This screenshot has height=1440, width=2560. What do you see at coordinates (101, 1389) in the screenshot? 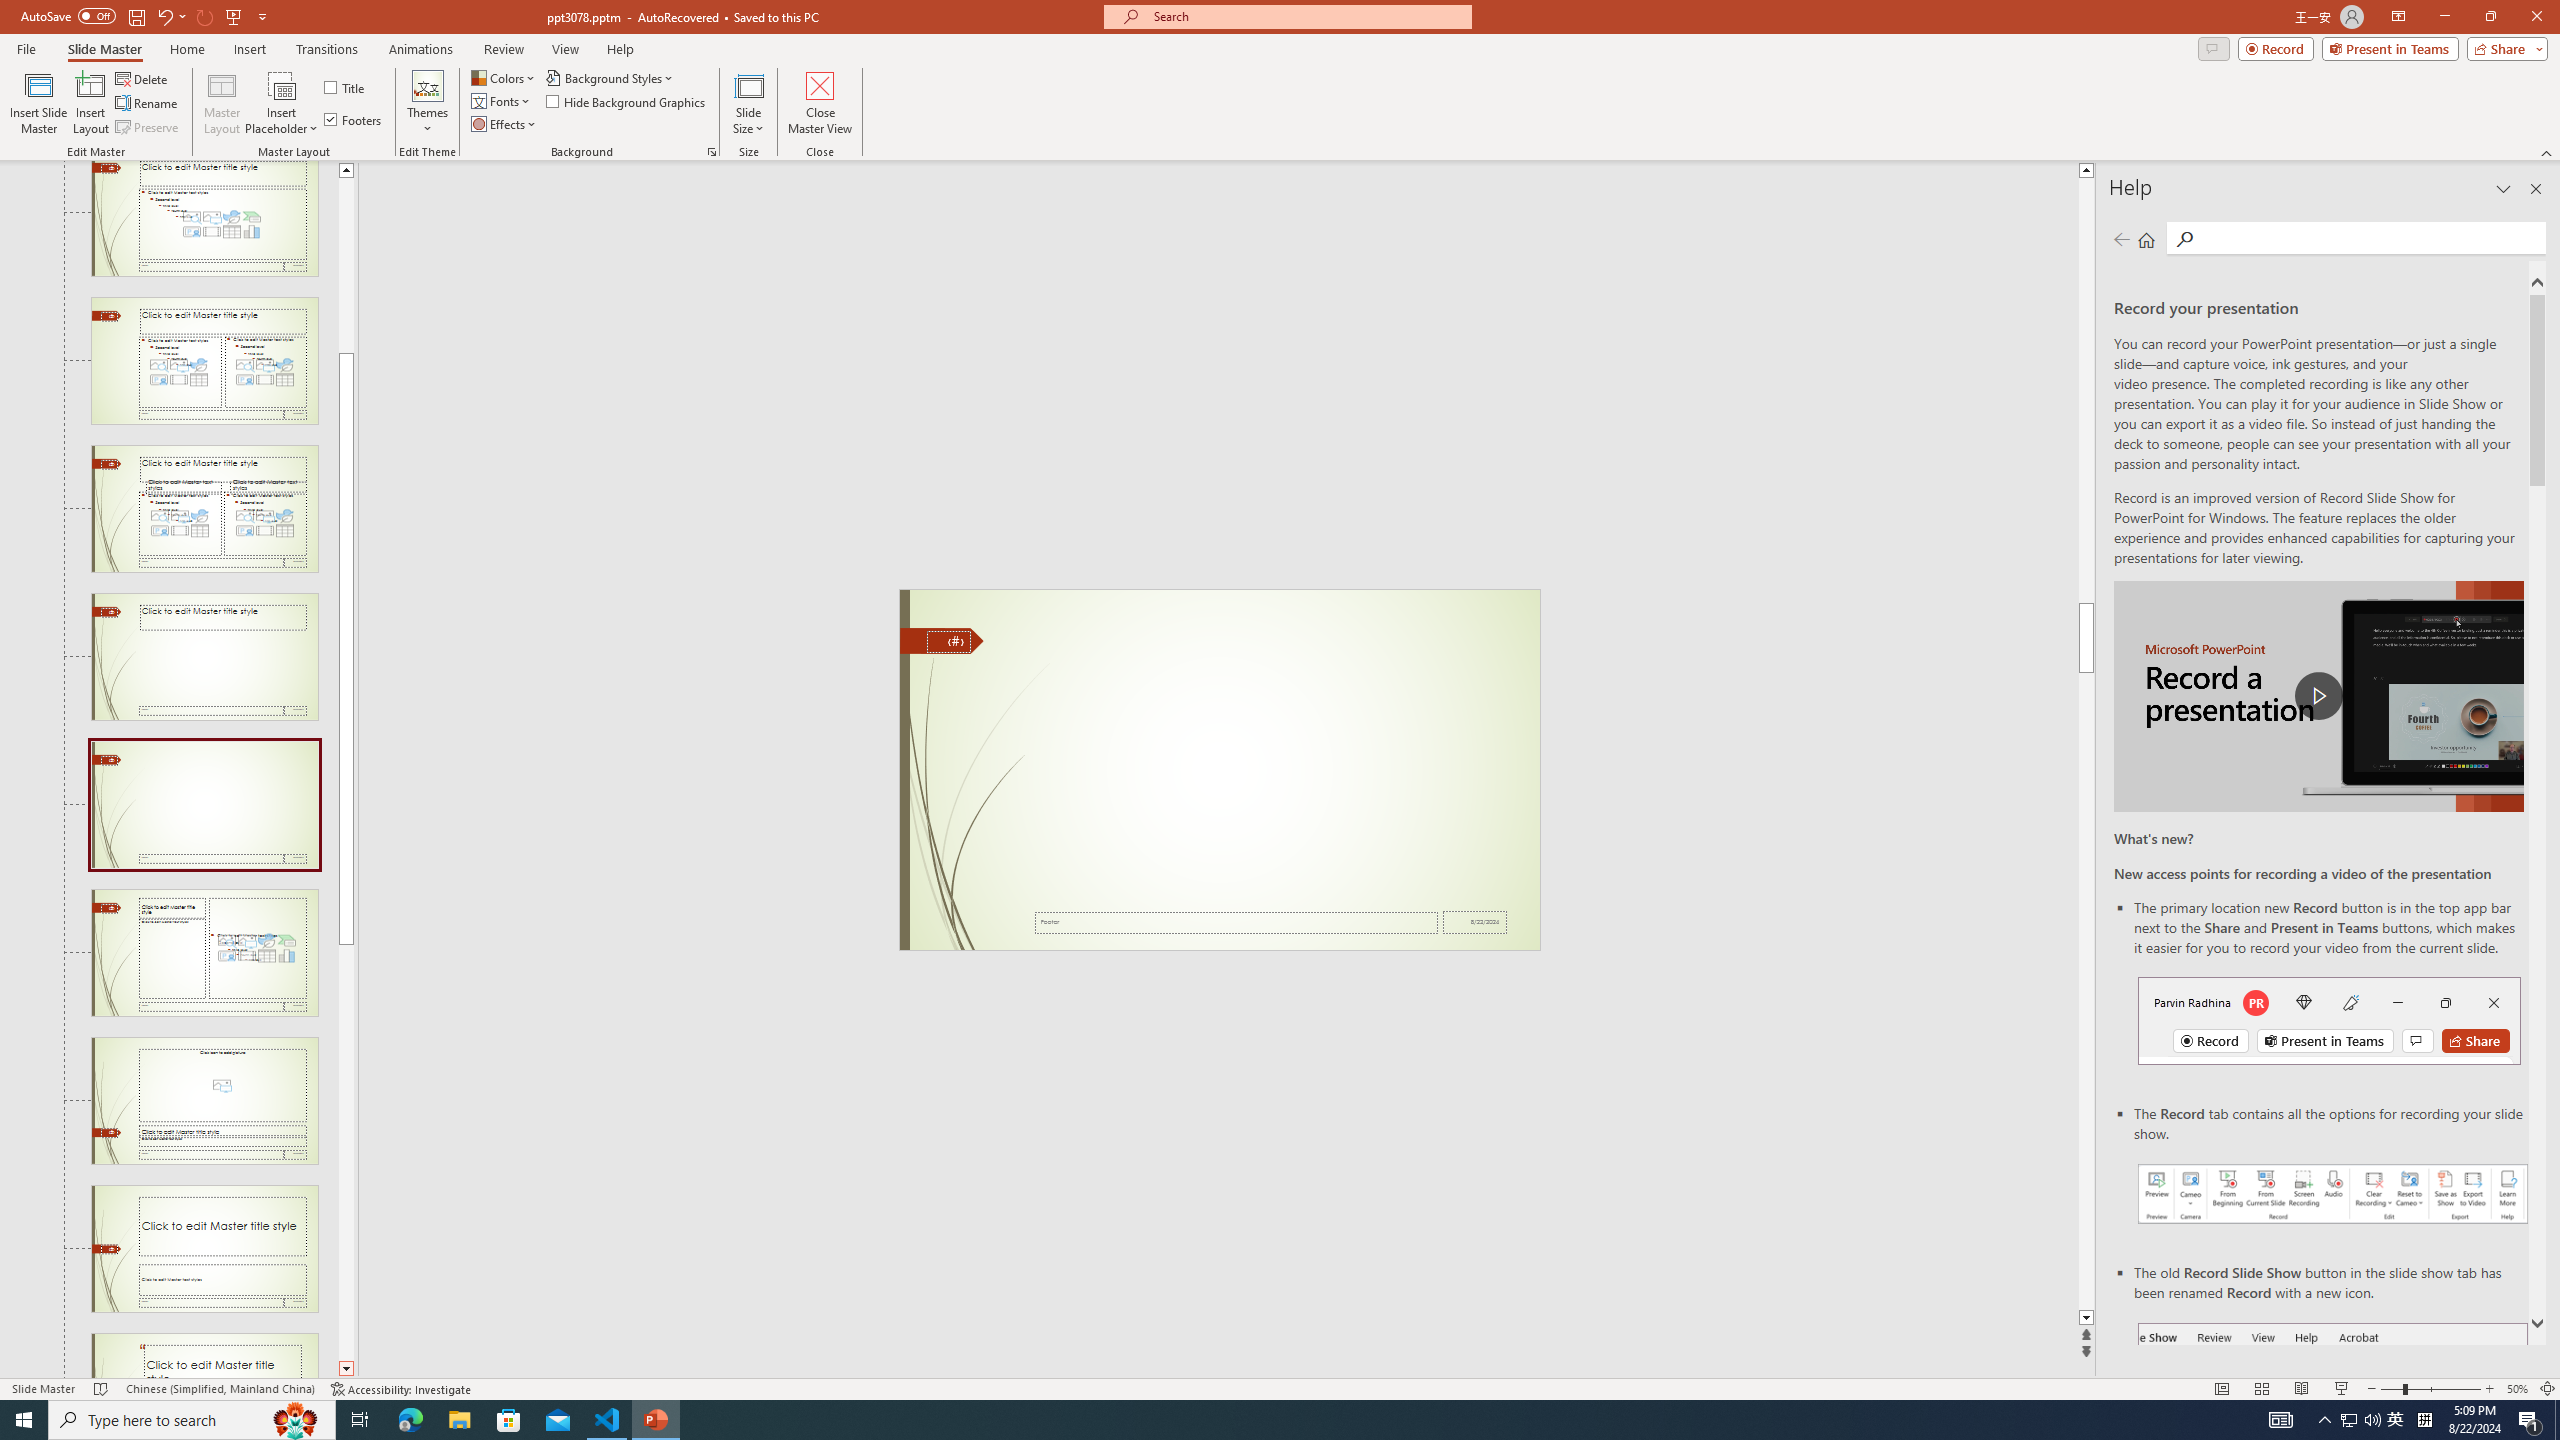
I see `'Spell Check No Errors'` at bounding box center [101, 1389].